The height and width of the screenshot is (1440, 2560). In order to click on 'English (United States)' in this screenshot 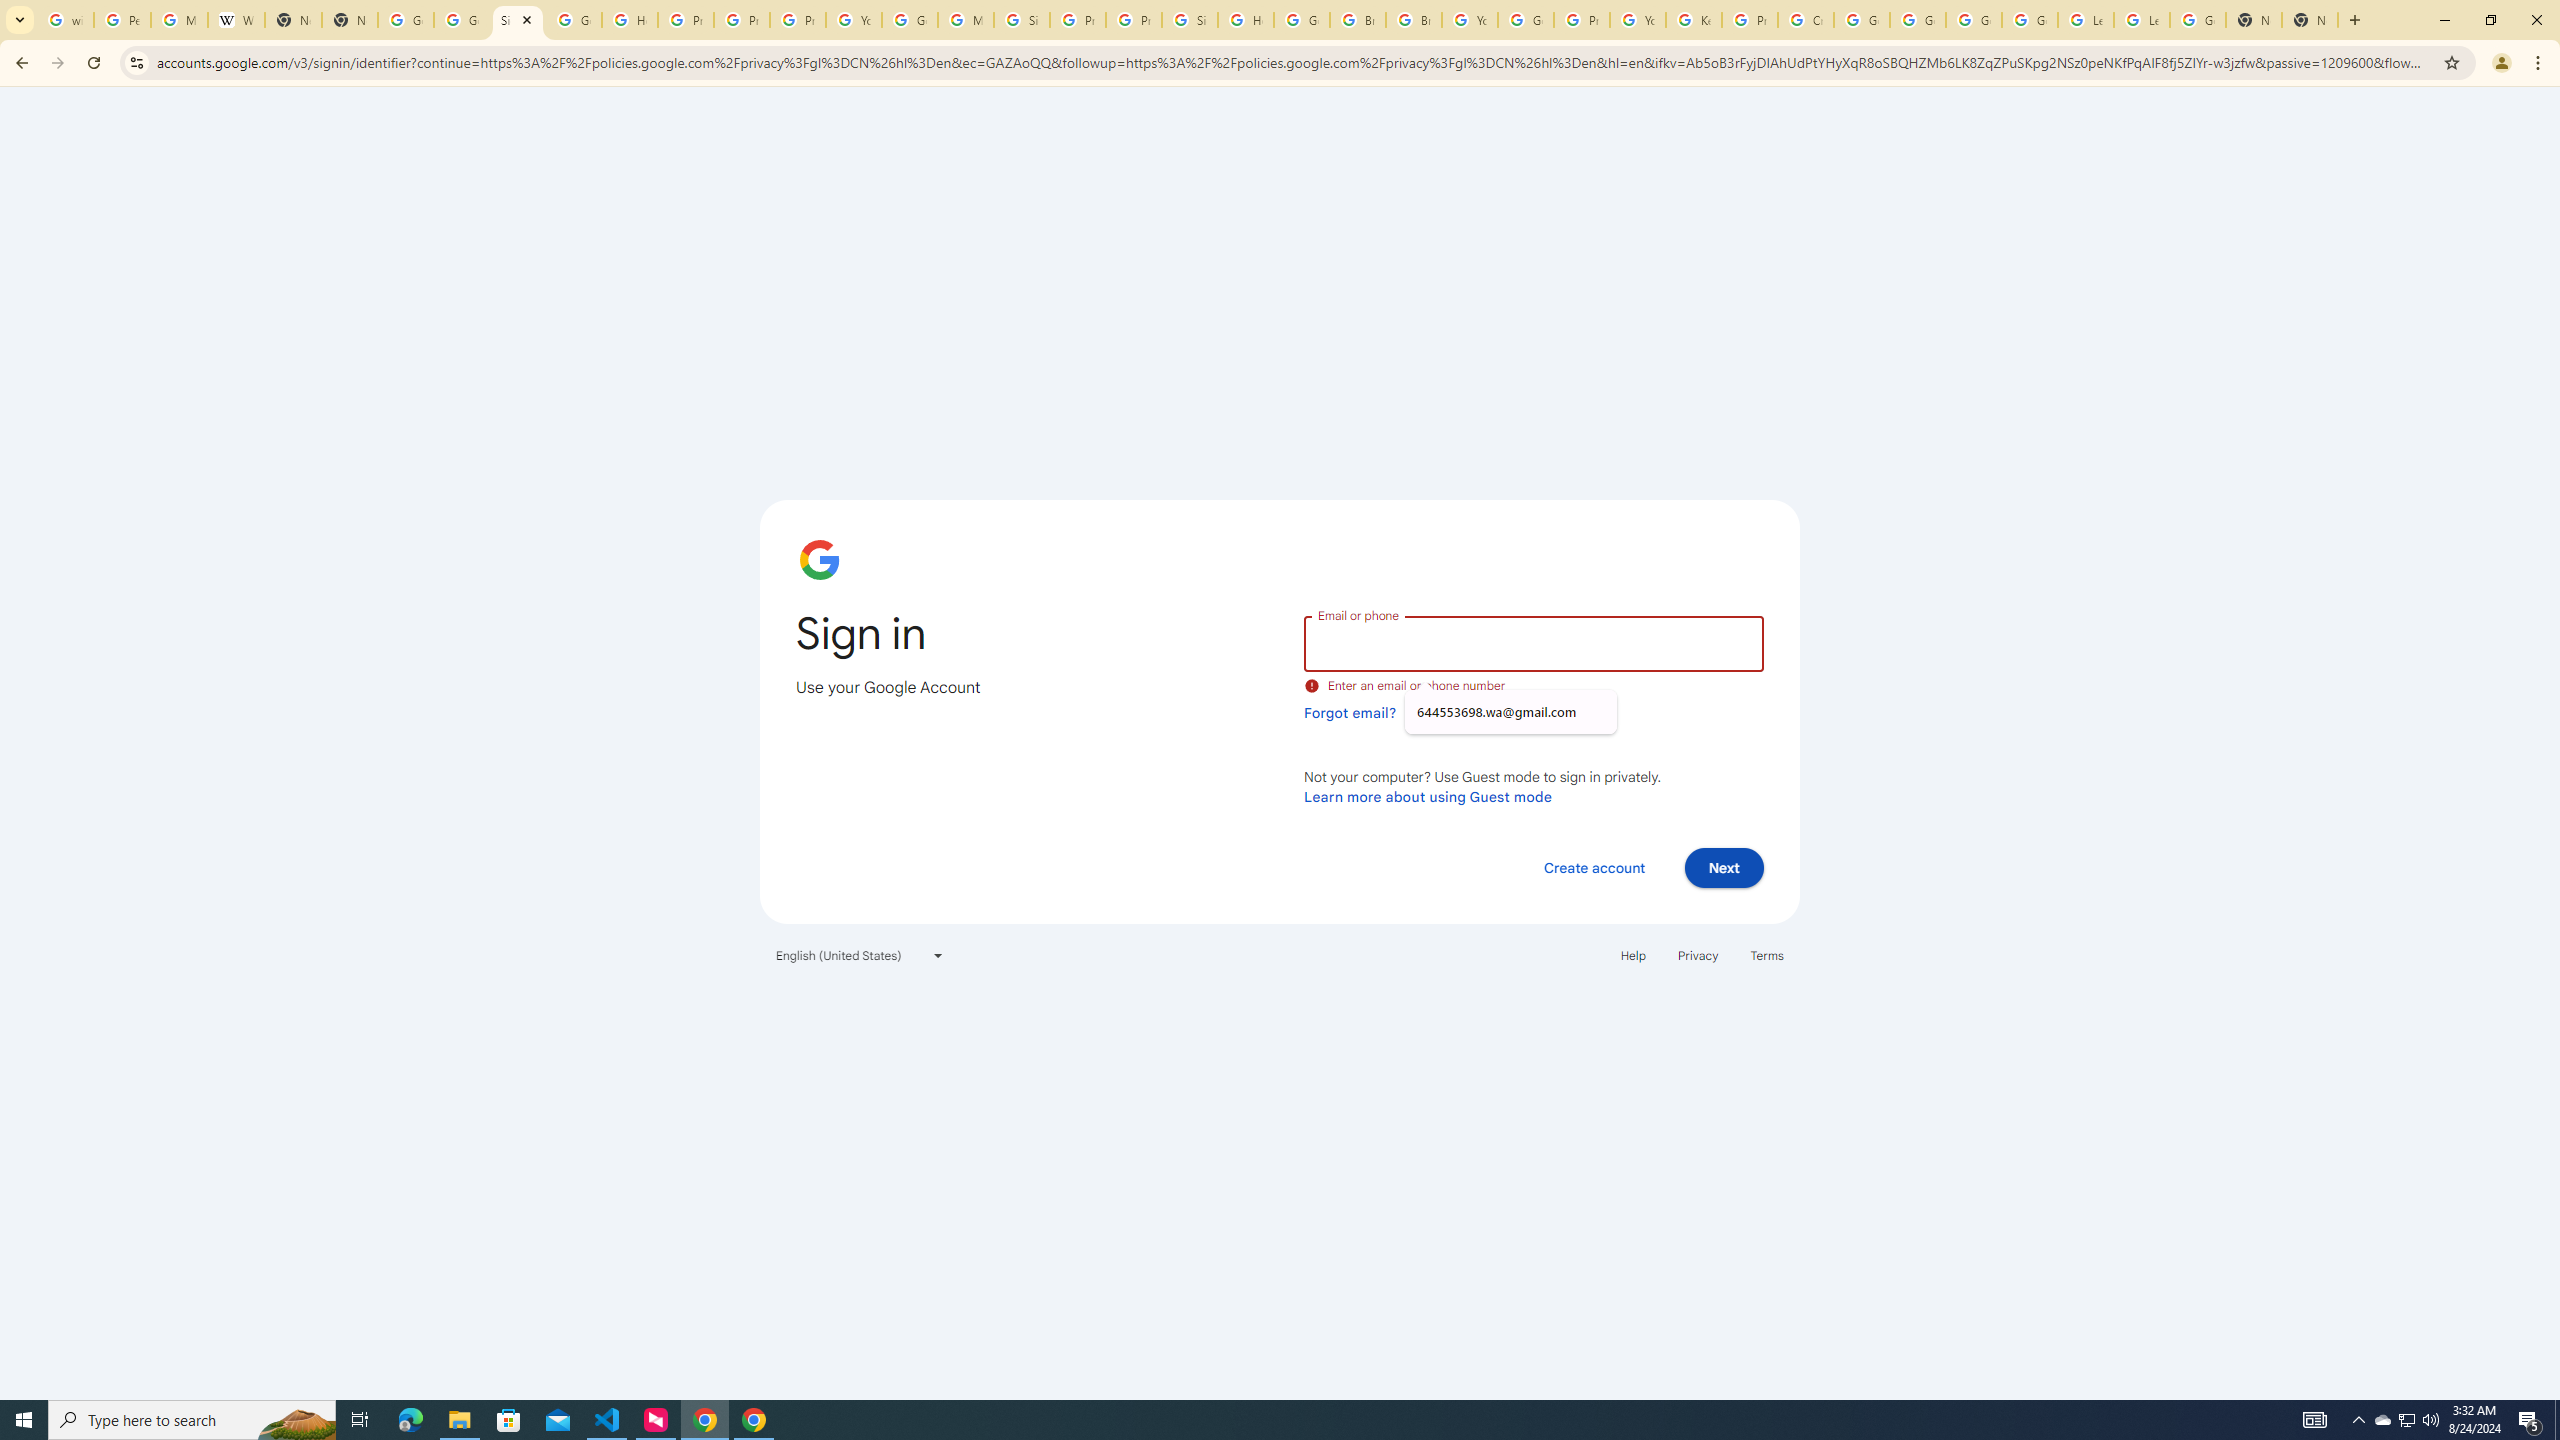, I will do `click(860, 954)`.